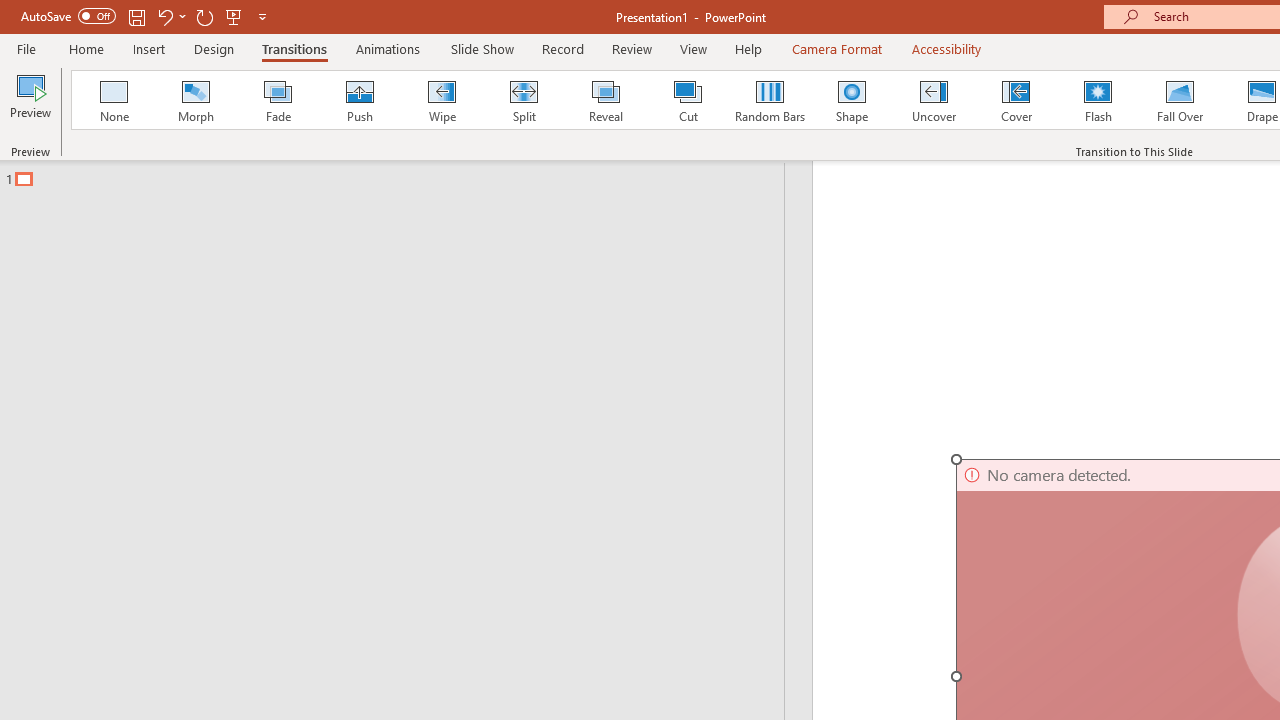 The height and width of the screenshot is (720, 1280). I want to click on 'Uncover', so click(933, 100).